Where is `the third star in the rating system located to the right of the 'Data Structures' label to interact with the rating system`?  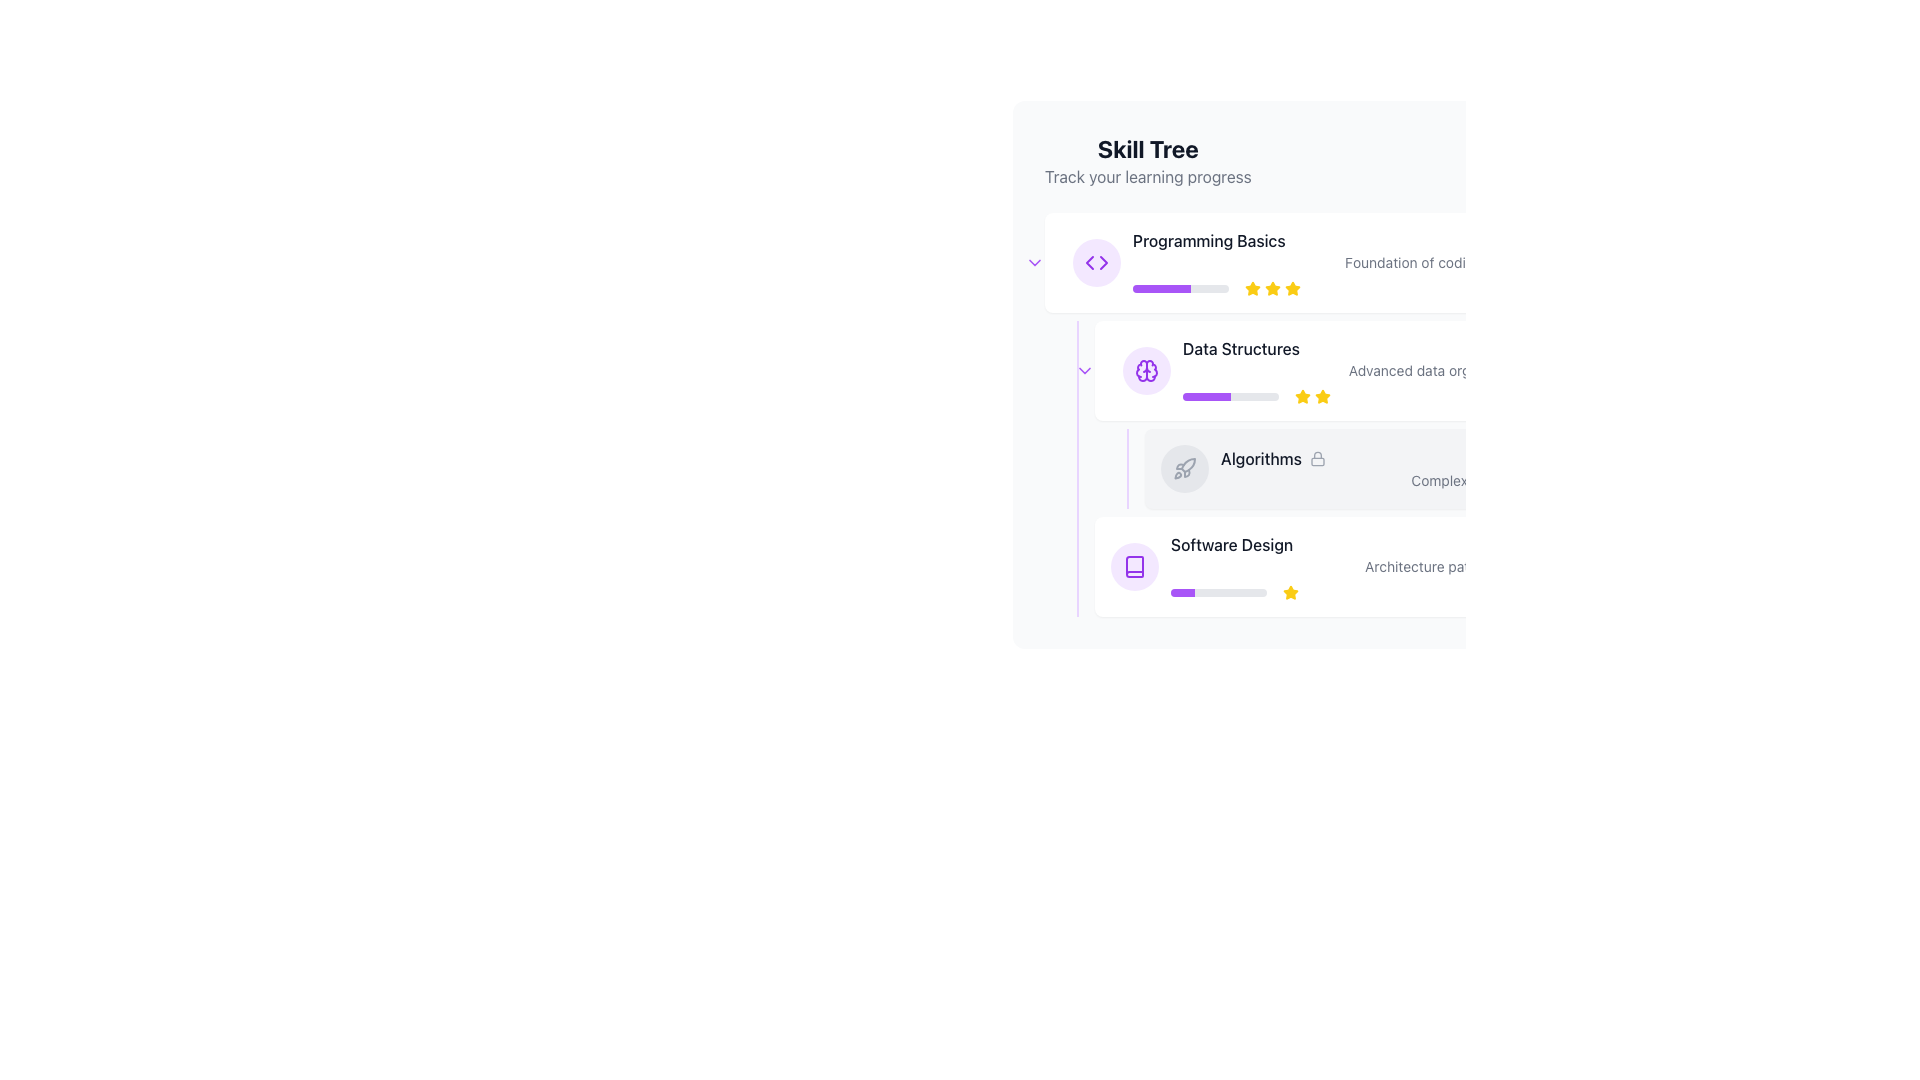
the third star in the rating system located to the right of the 'Data Structures' label to interact with the rating system is located at coordinates (1323, 397).